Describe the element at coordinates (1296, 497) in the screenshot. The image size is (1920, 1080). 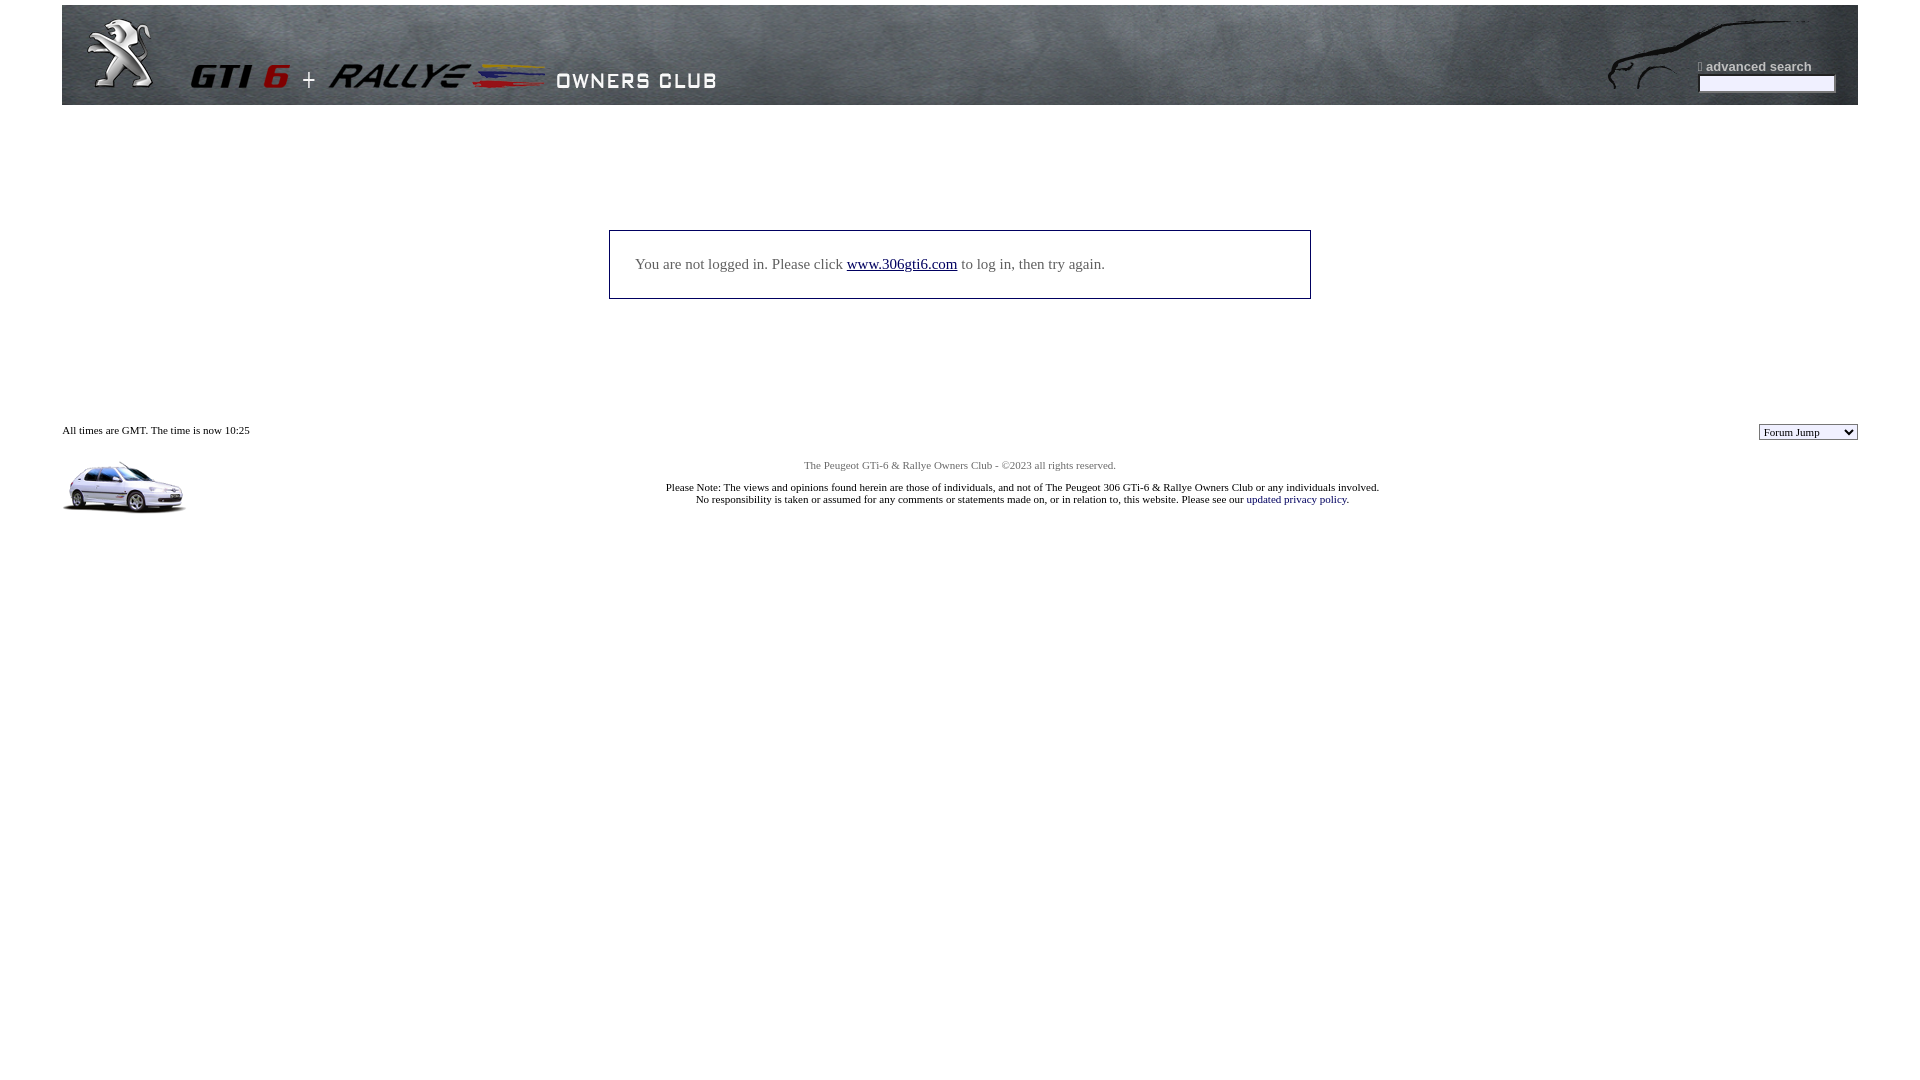
I see `'updated privacy policy'` at that location.